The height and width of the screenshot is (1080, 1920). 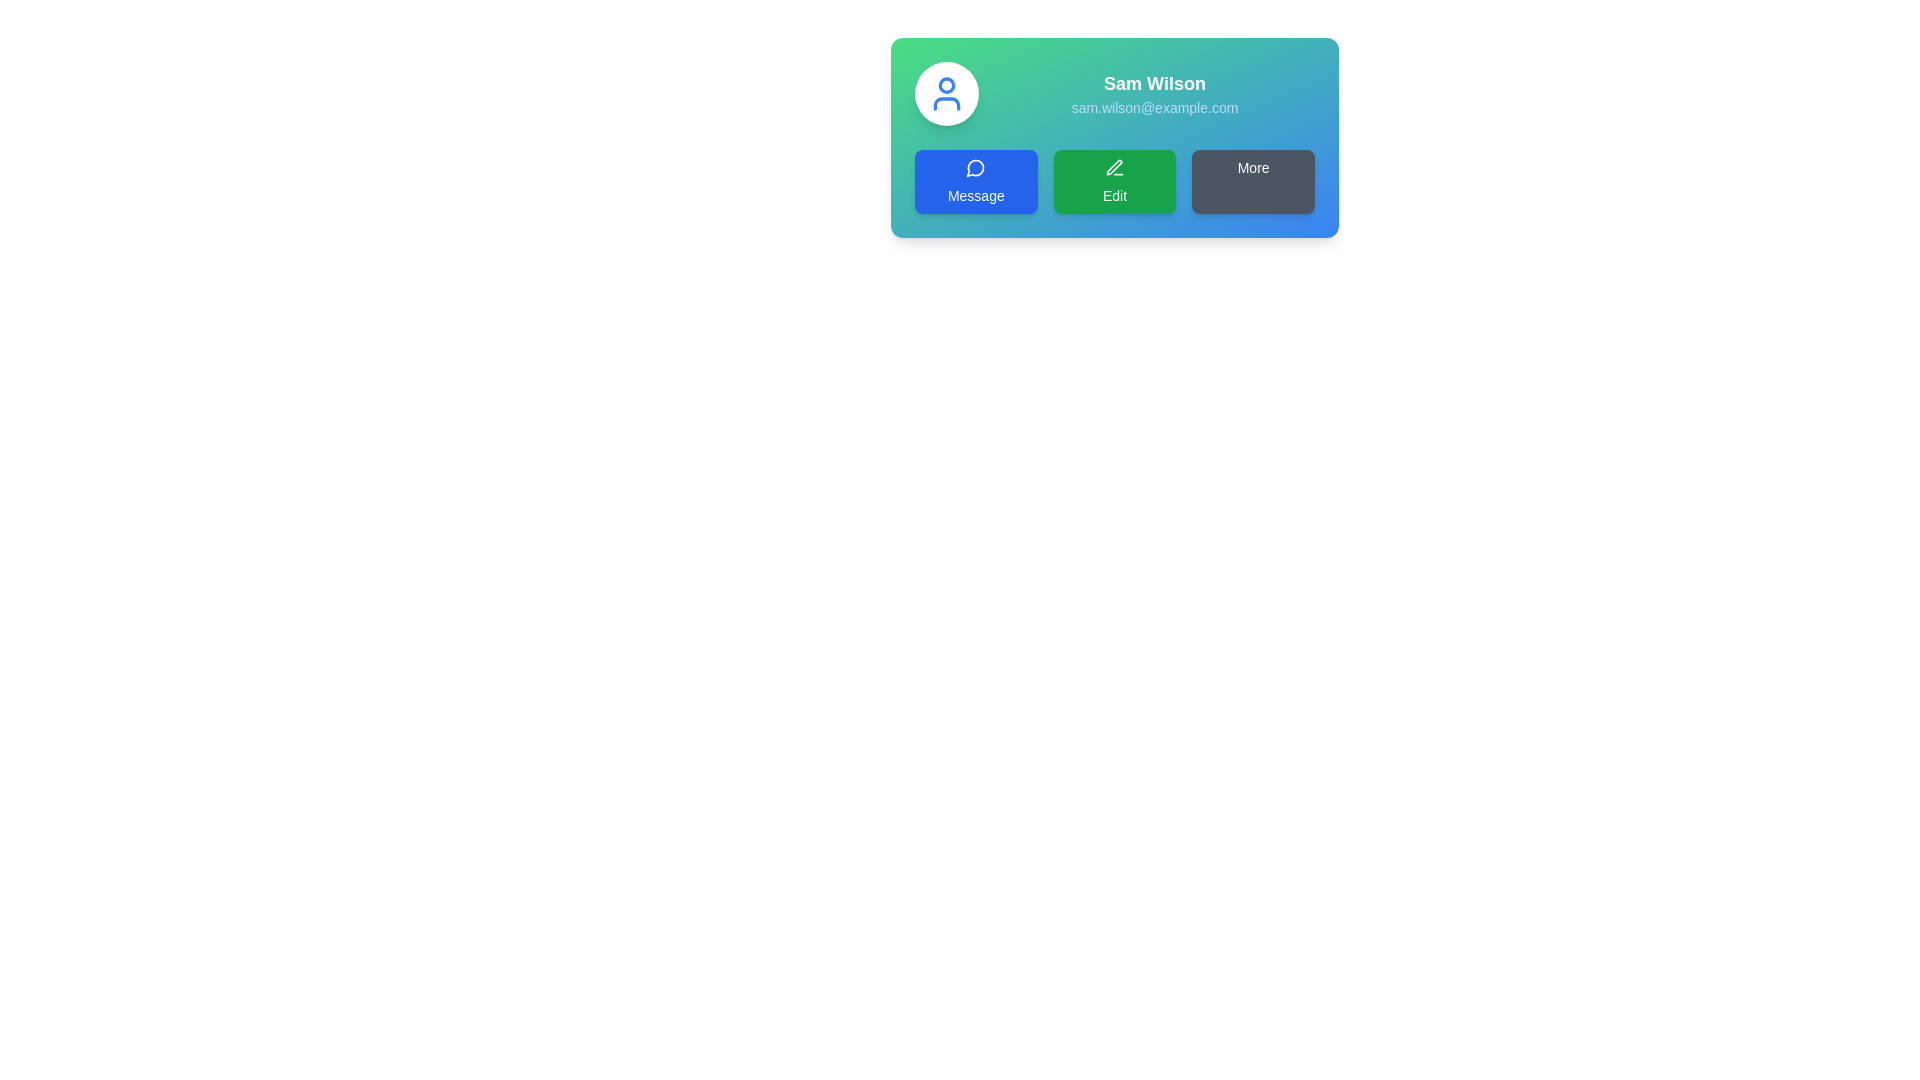 I want to click on the icon shape representing the shoulders and base of the user profile figure, located in the profile section of the interface, so click(x=945, y=104).